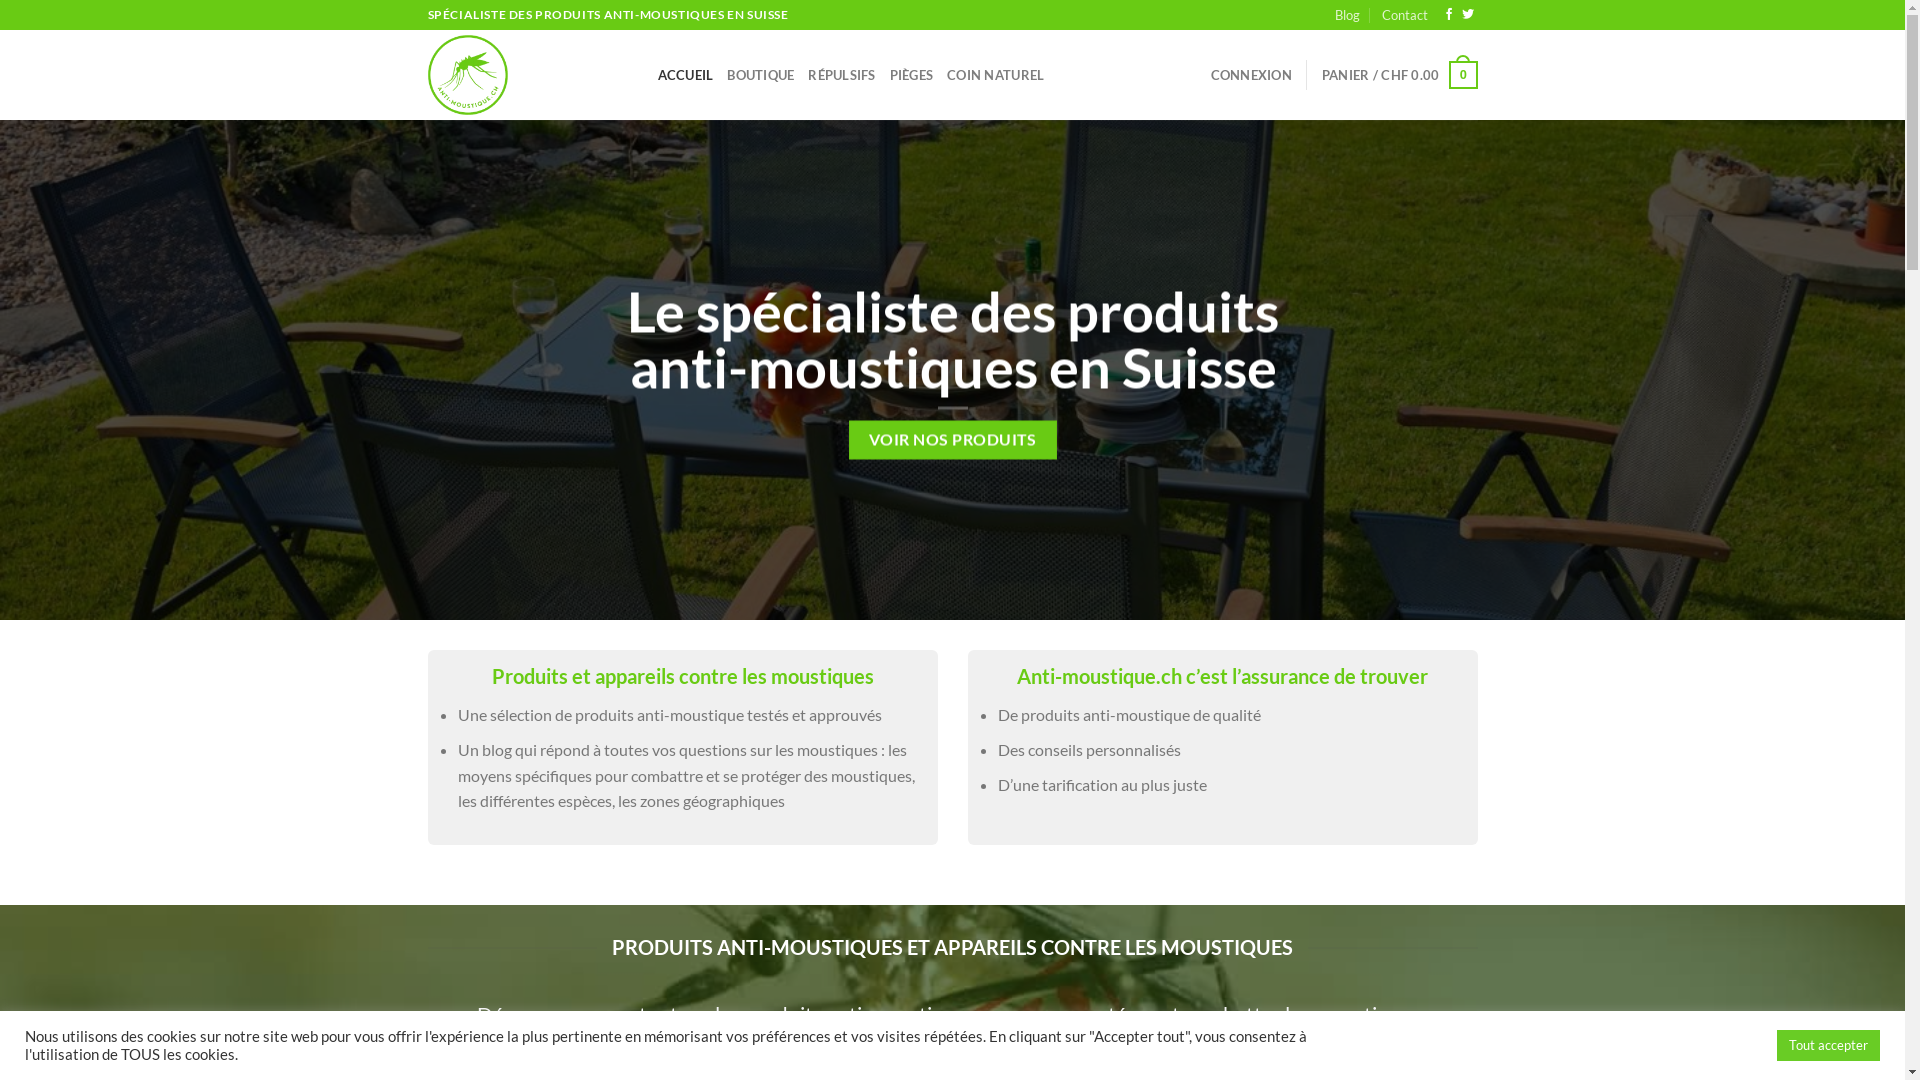  What do you see at coordinates (951, 439) in the screenshot?
I see `'VOIR NOS PRODUITS'` at bounding box center [951, 439].